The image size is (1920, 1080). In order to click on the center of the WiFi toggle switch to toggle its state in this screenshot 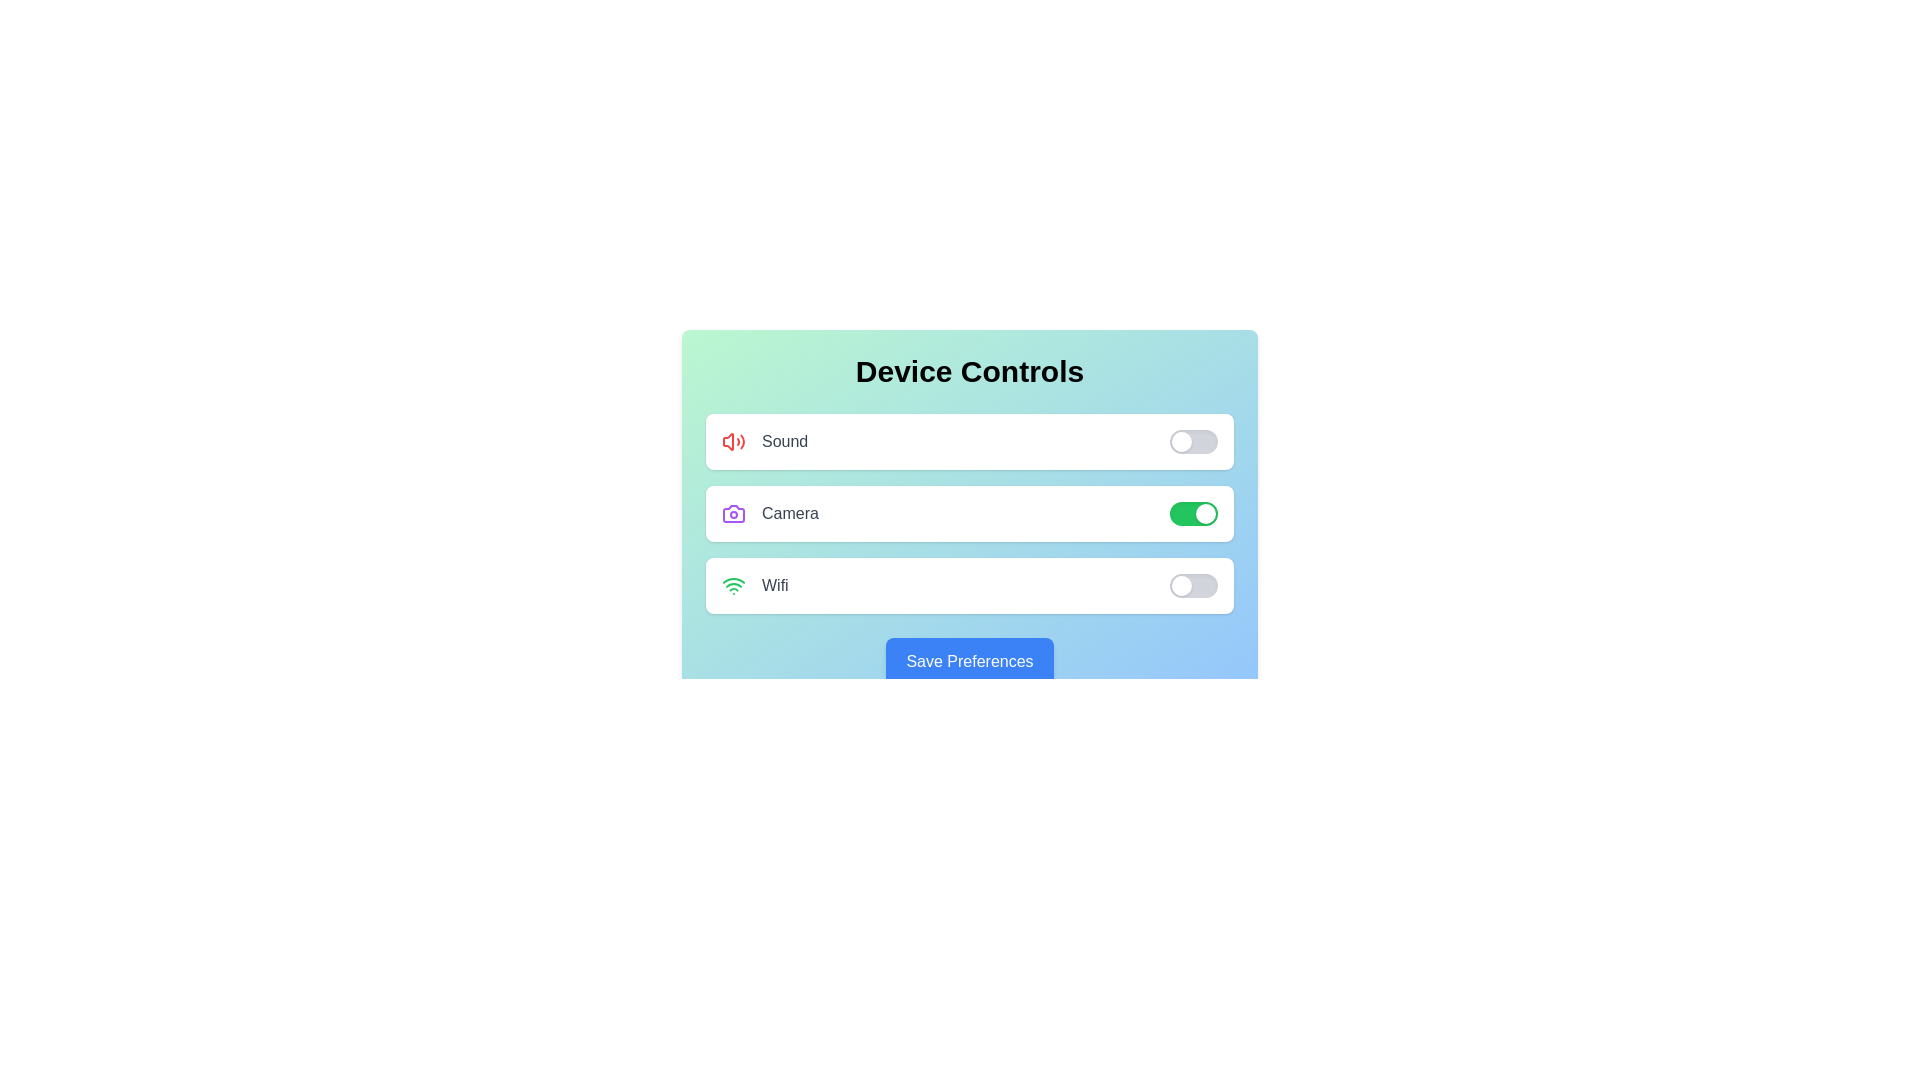, I will do `click(1194, 585)`.